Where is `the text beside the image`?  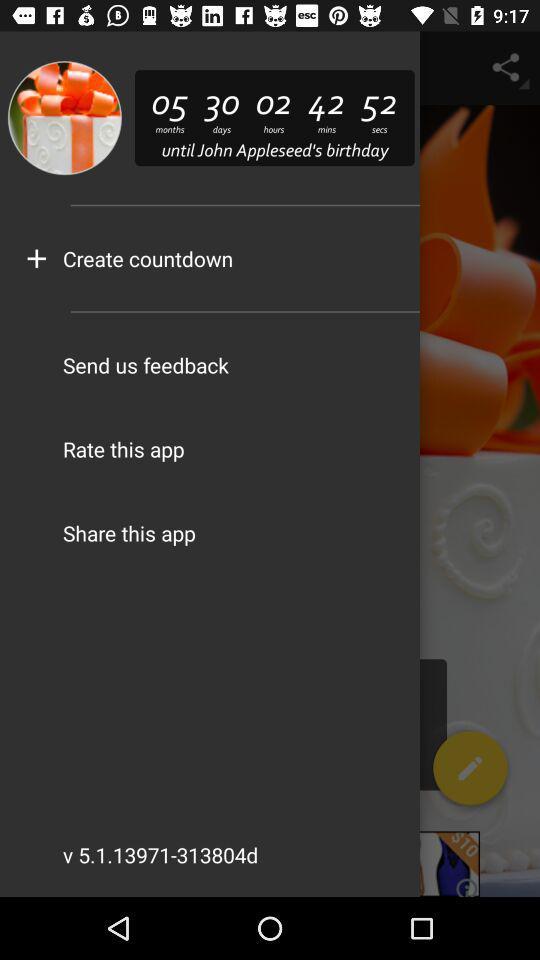 the text beside the image is located at coordinates (274, 117).